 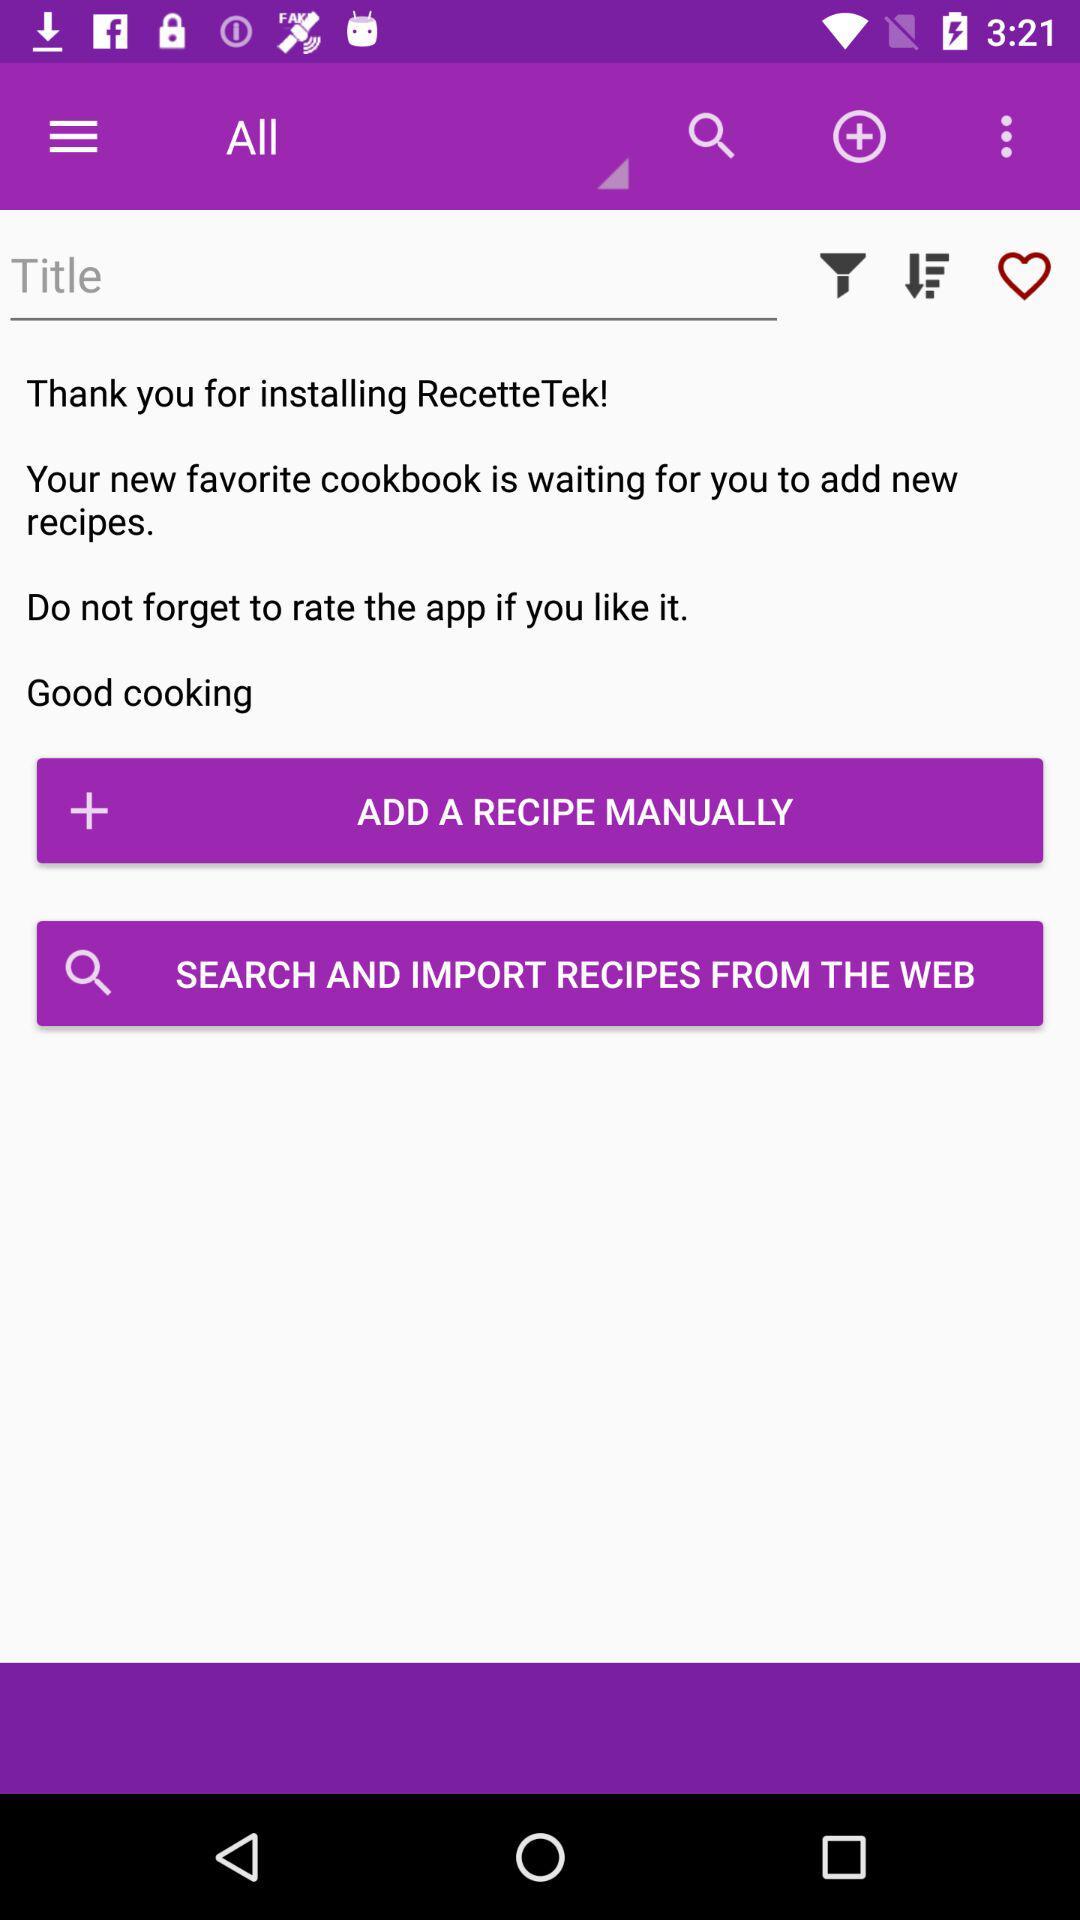 What do you see at coordinates (393, 274) in the screenshot?
I see `item above thank you for item` at bounding box center [393, 274].